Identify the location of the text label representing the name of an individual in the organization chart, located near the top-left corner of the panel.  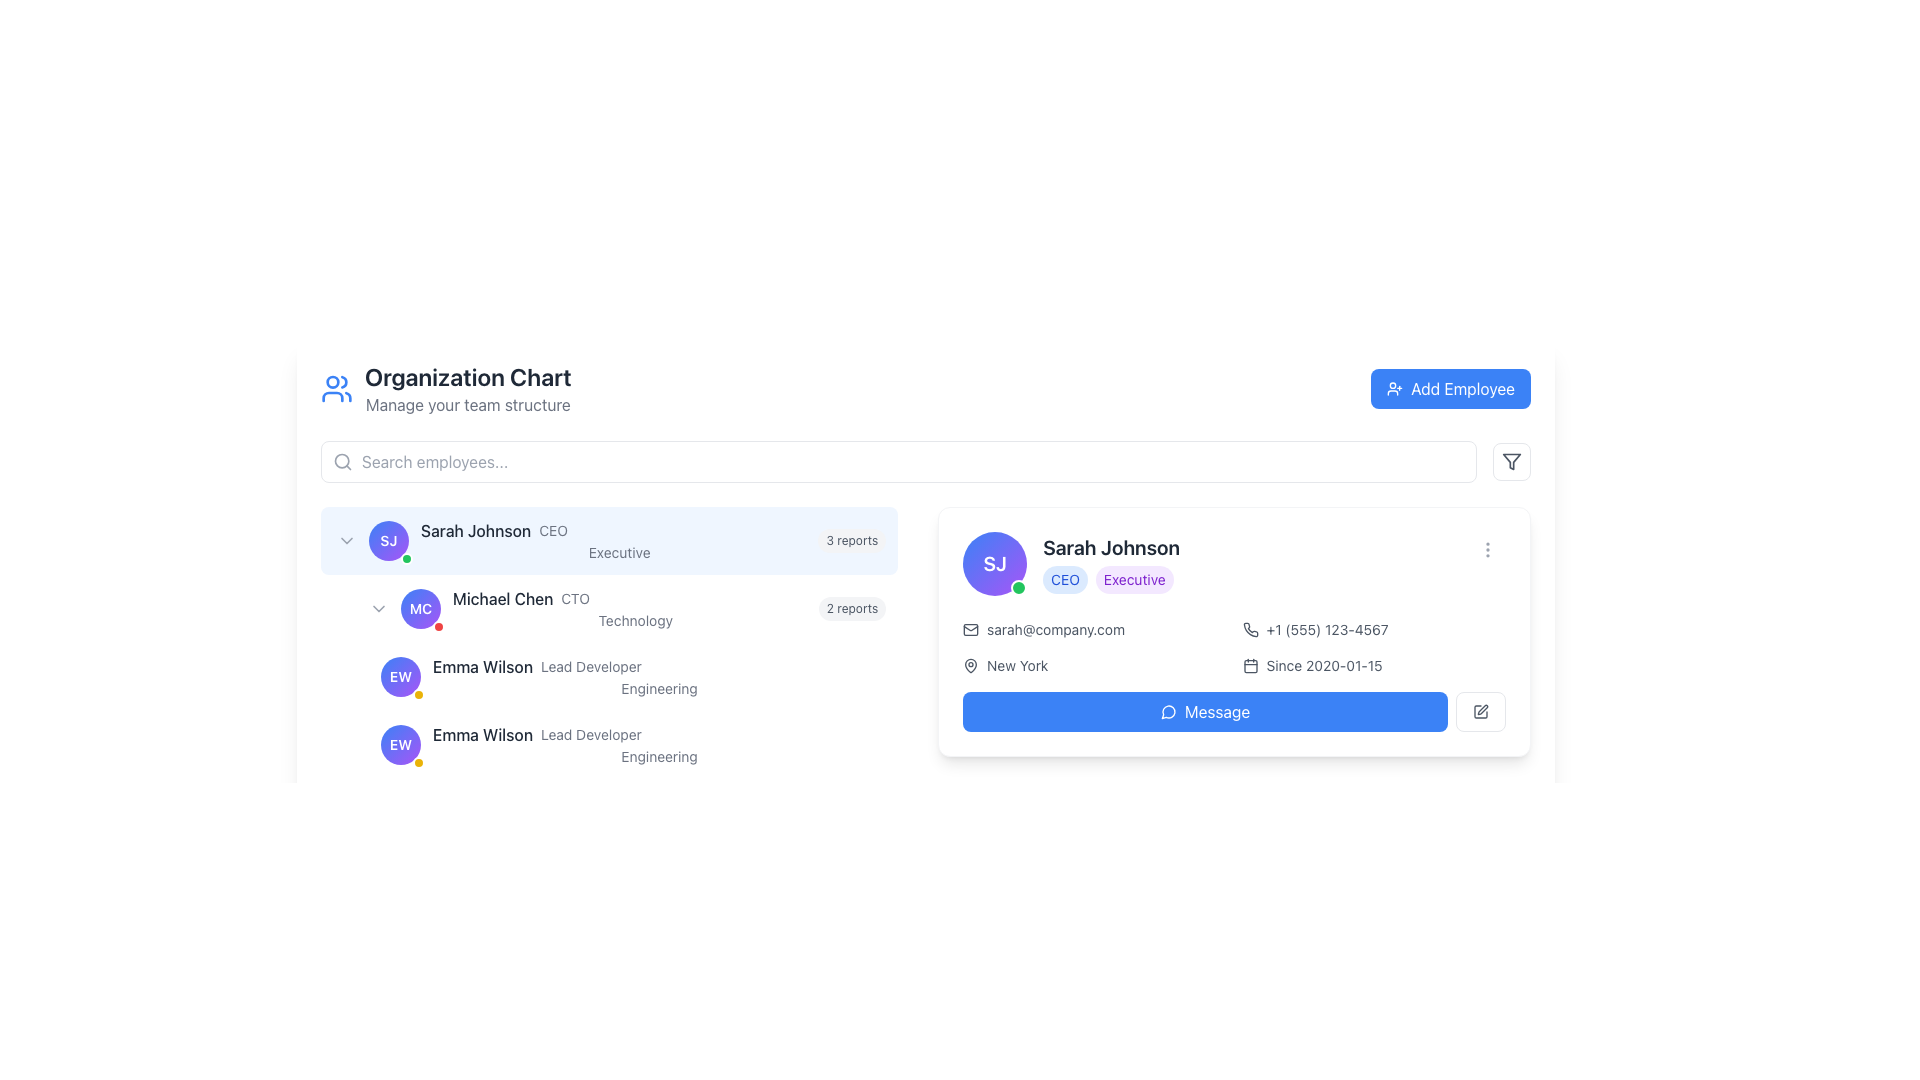
(475, 530).